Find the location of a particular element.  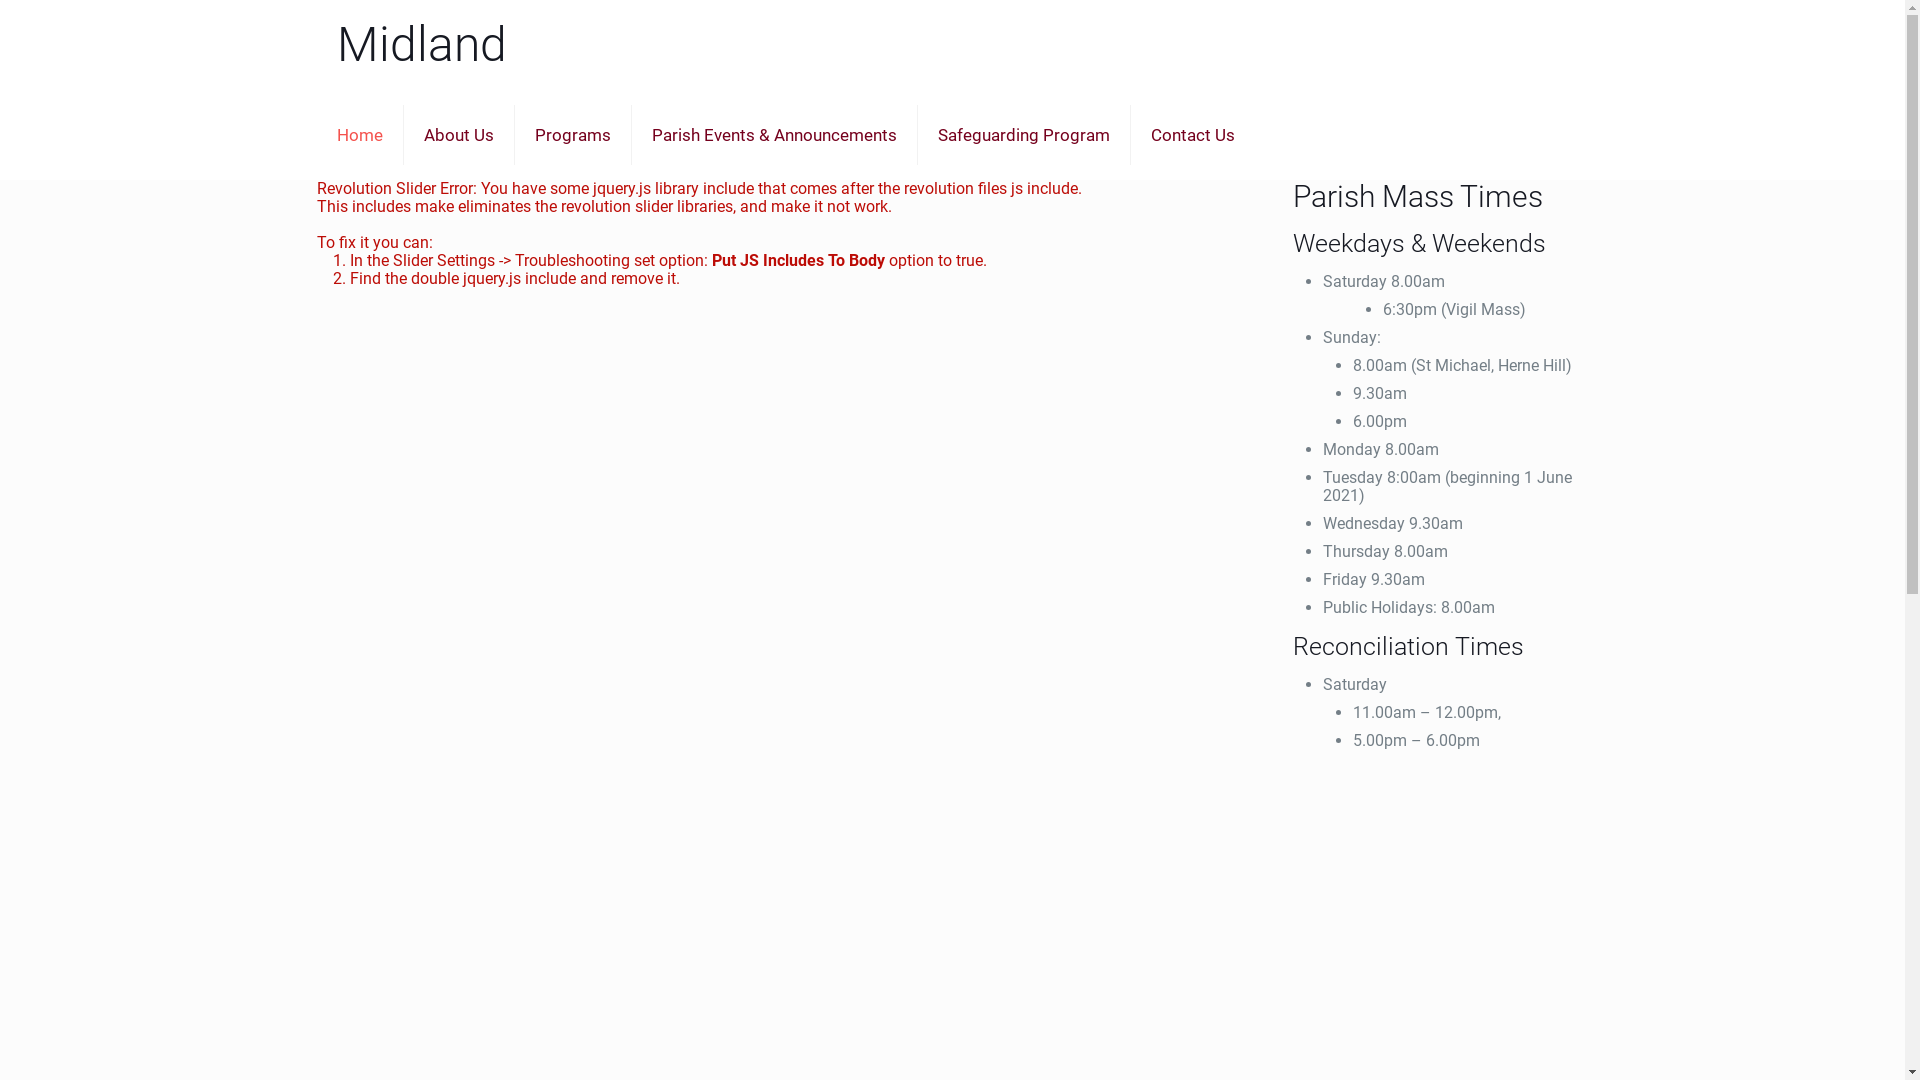

'About Us' is located at coordinates (402, 135).